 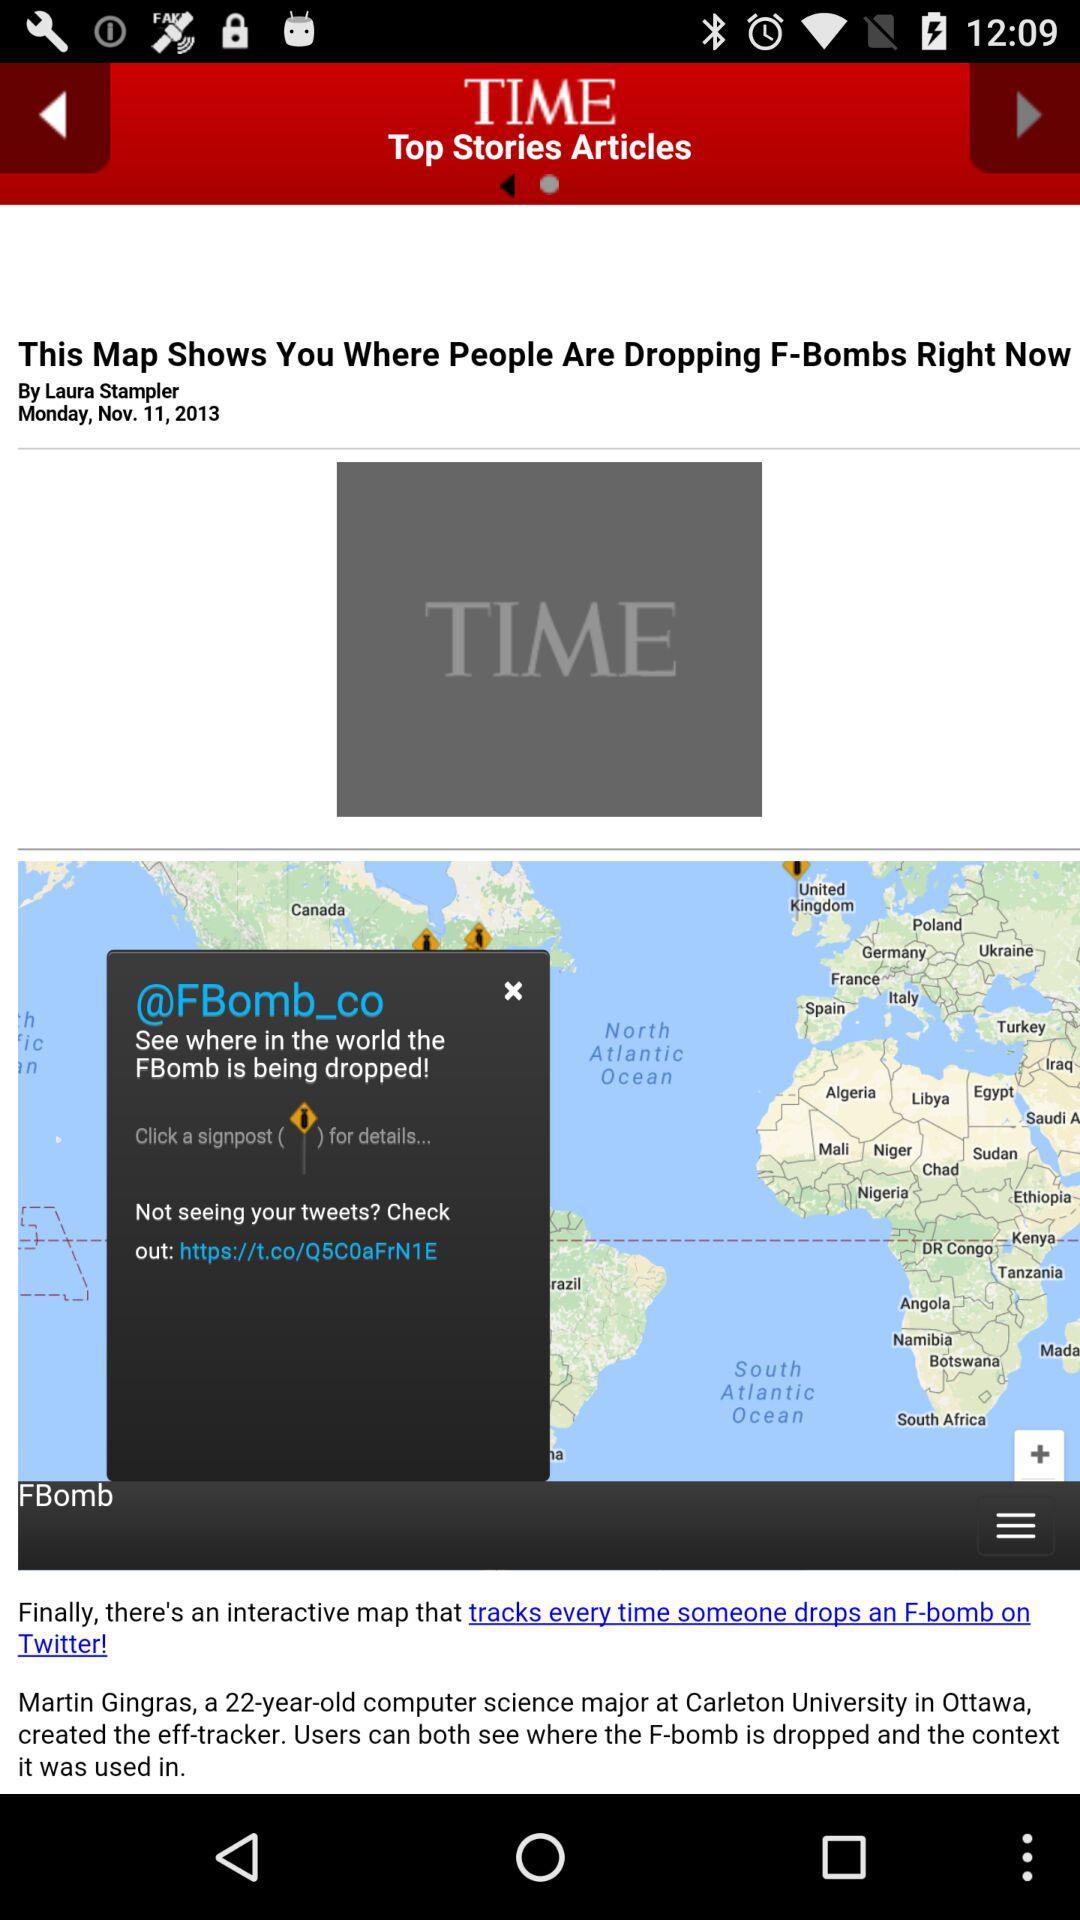 What do you see at coordinates (1024, 117) in the screenshot?
I see `go forward` at bounding box center [1024, 117].